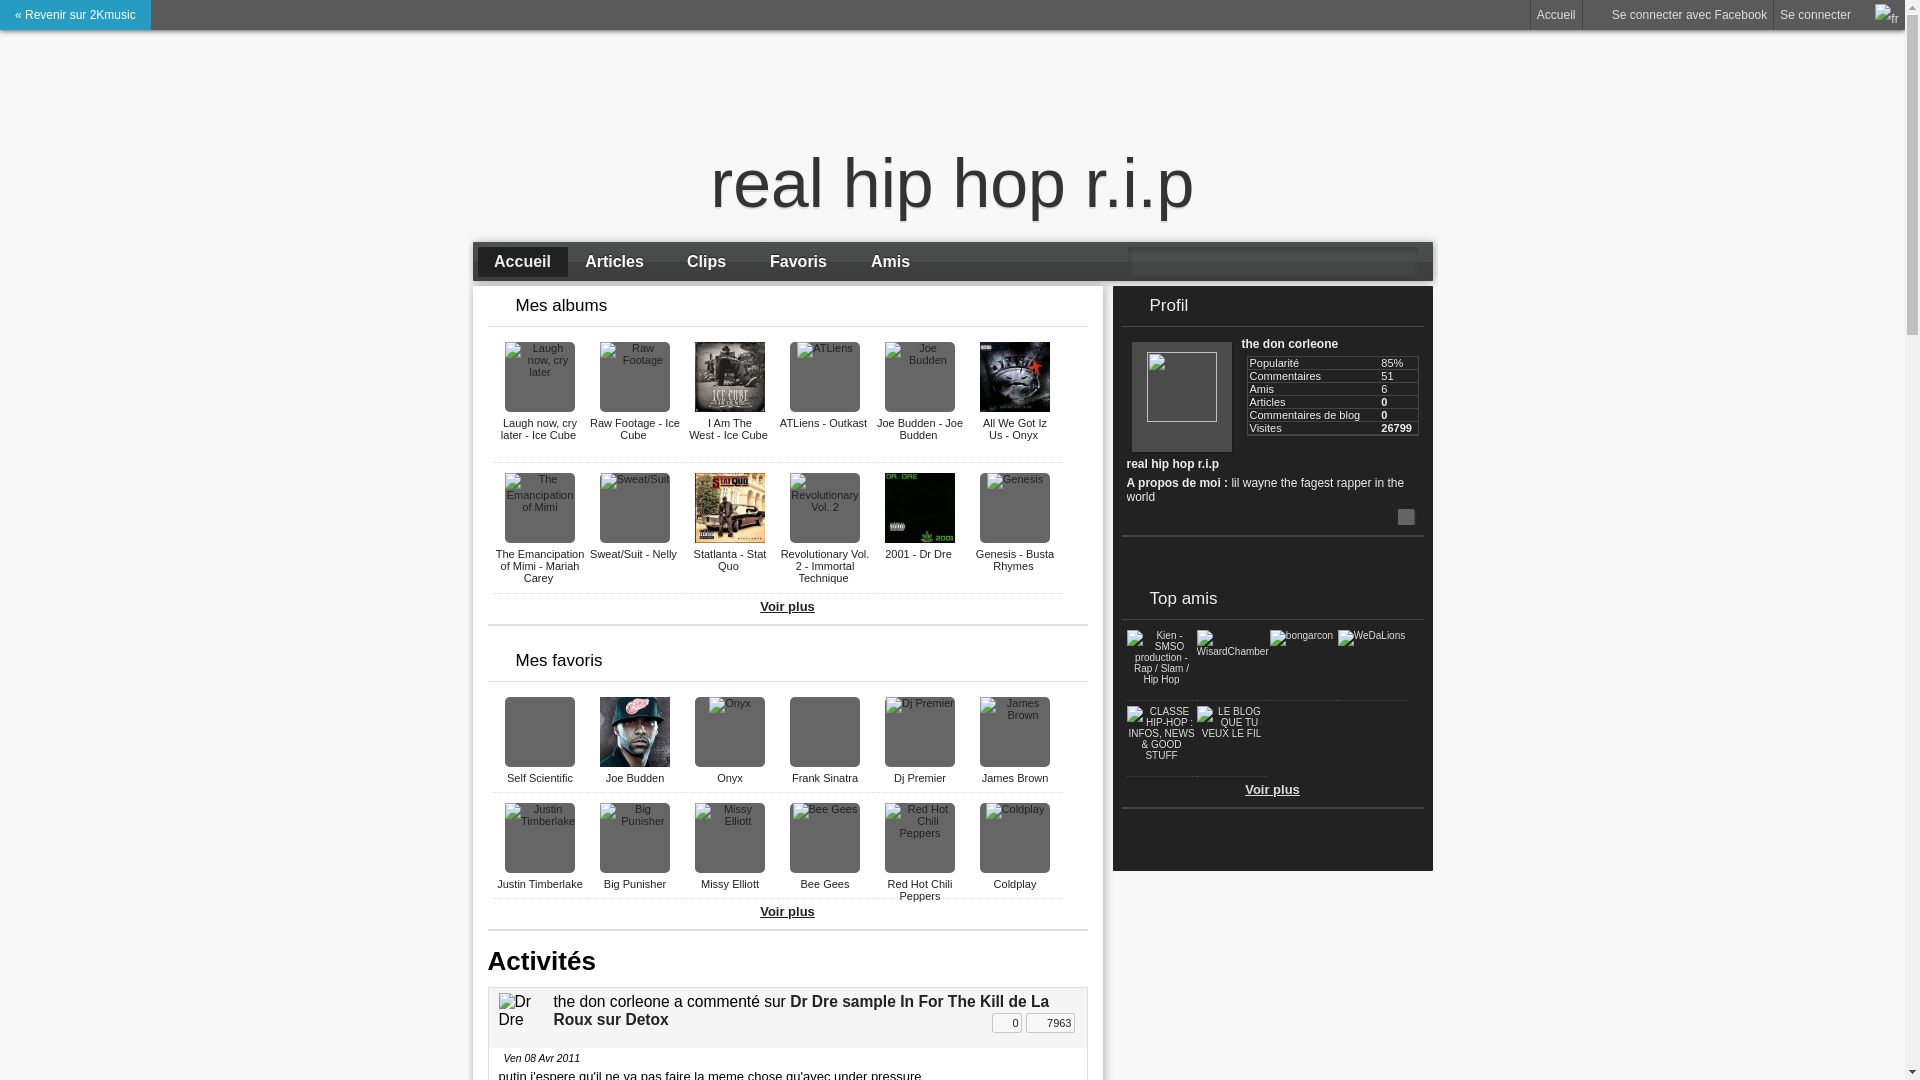 Image resolution: width=1920 pixels, height=1080 pixels. I want to click on 'Clips', so click(662, 261).